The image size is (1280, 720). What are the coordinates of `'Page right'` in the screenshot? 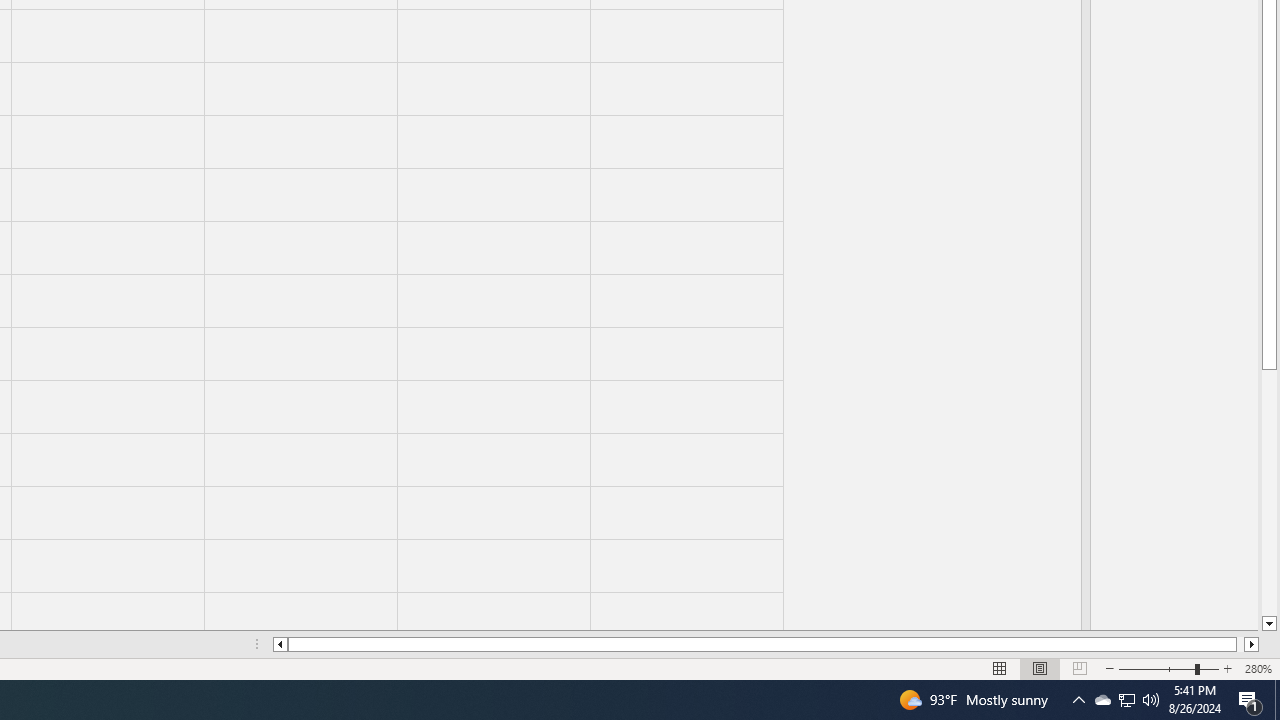 It's located at (1239, 644).